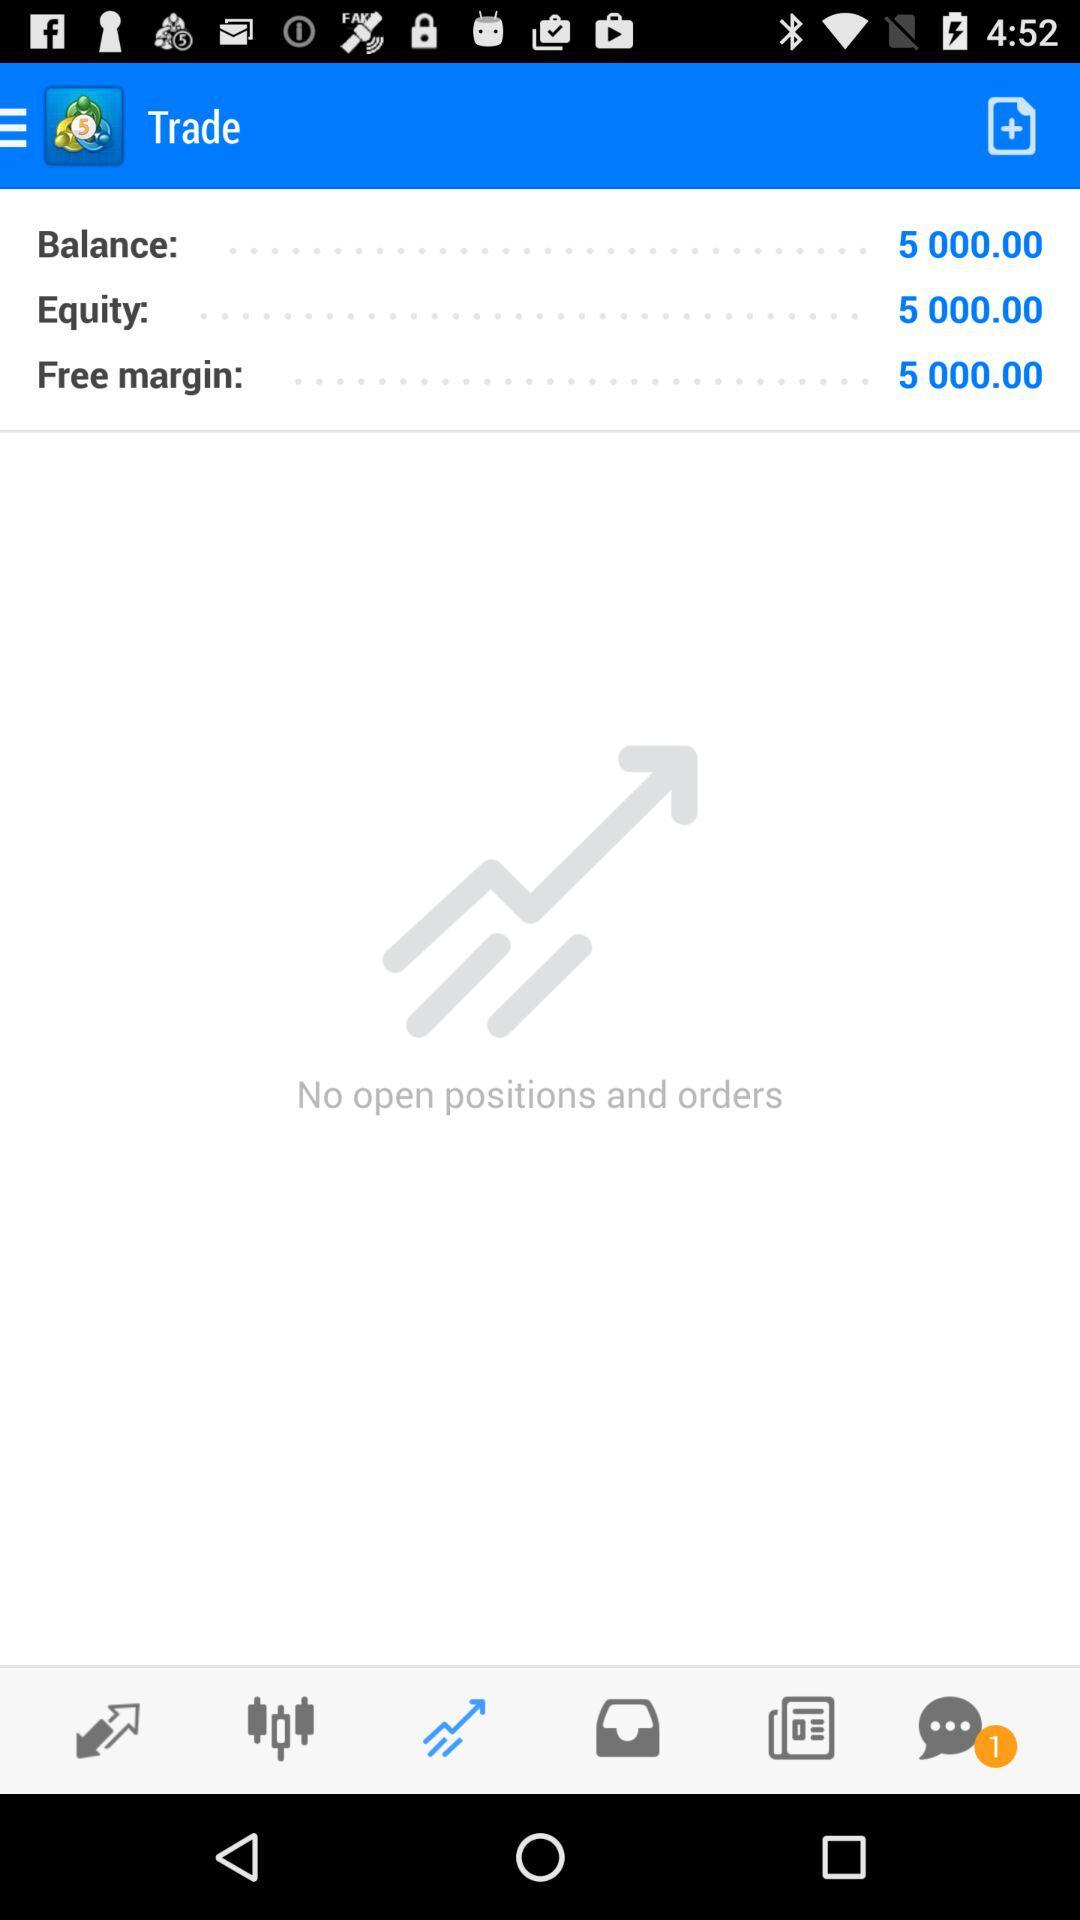  I want to click on icon to the left of 5 000.00, so click(588, 366).